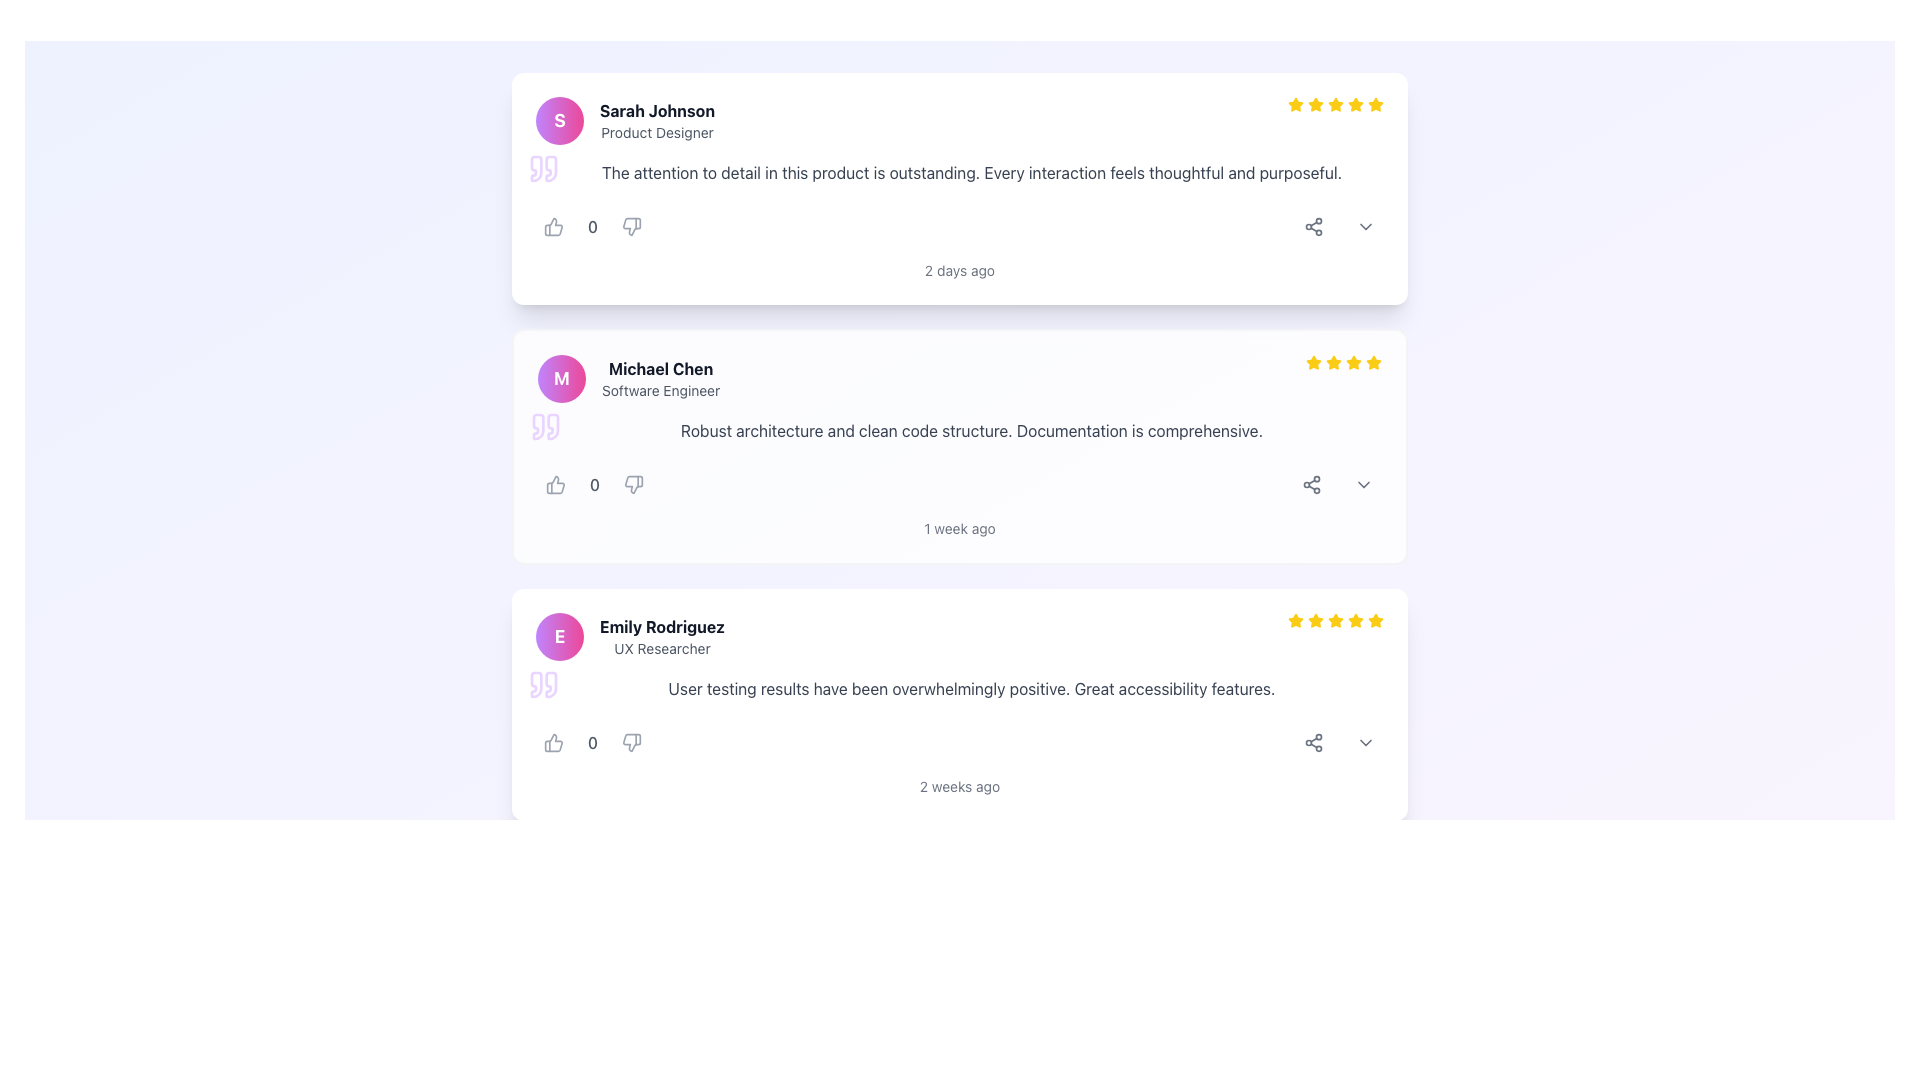  I want to click on the text label displaying 'Sarah Johnson' which is in bold black text and is positioned above the job title 'Product Designer', so click(657, 111).